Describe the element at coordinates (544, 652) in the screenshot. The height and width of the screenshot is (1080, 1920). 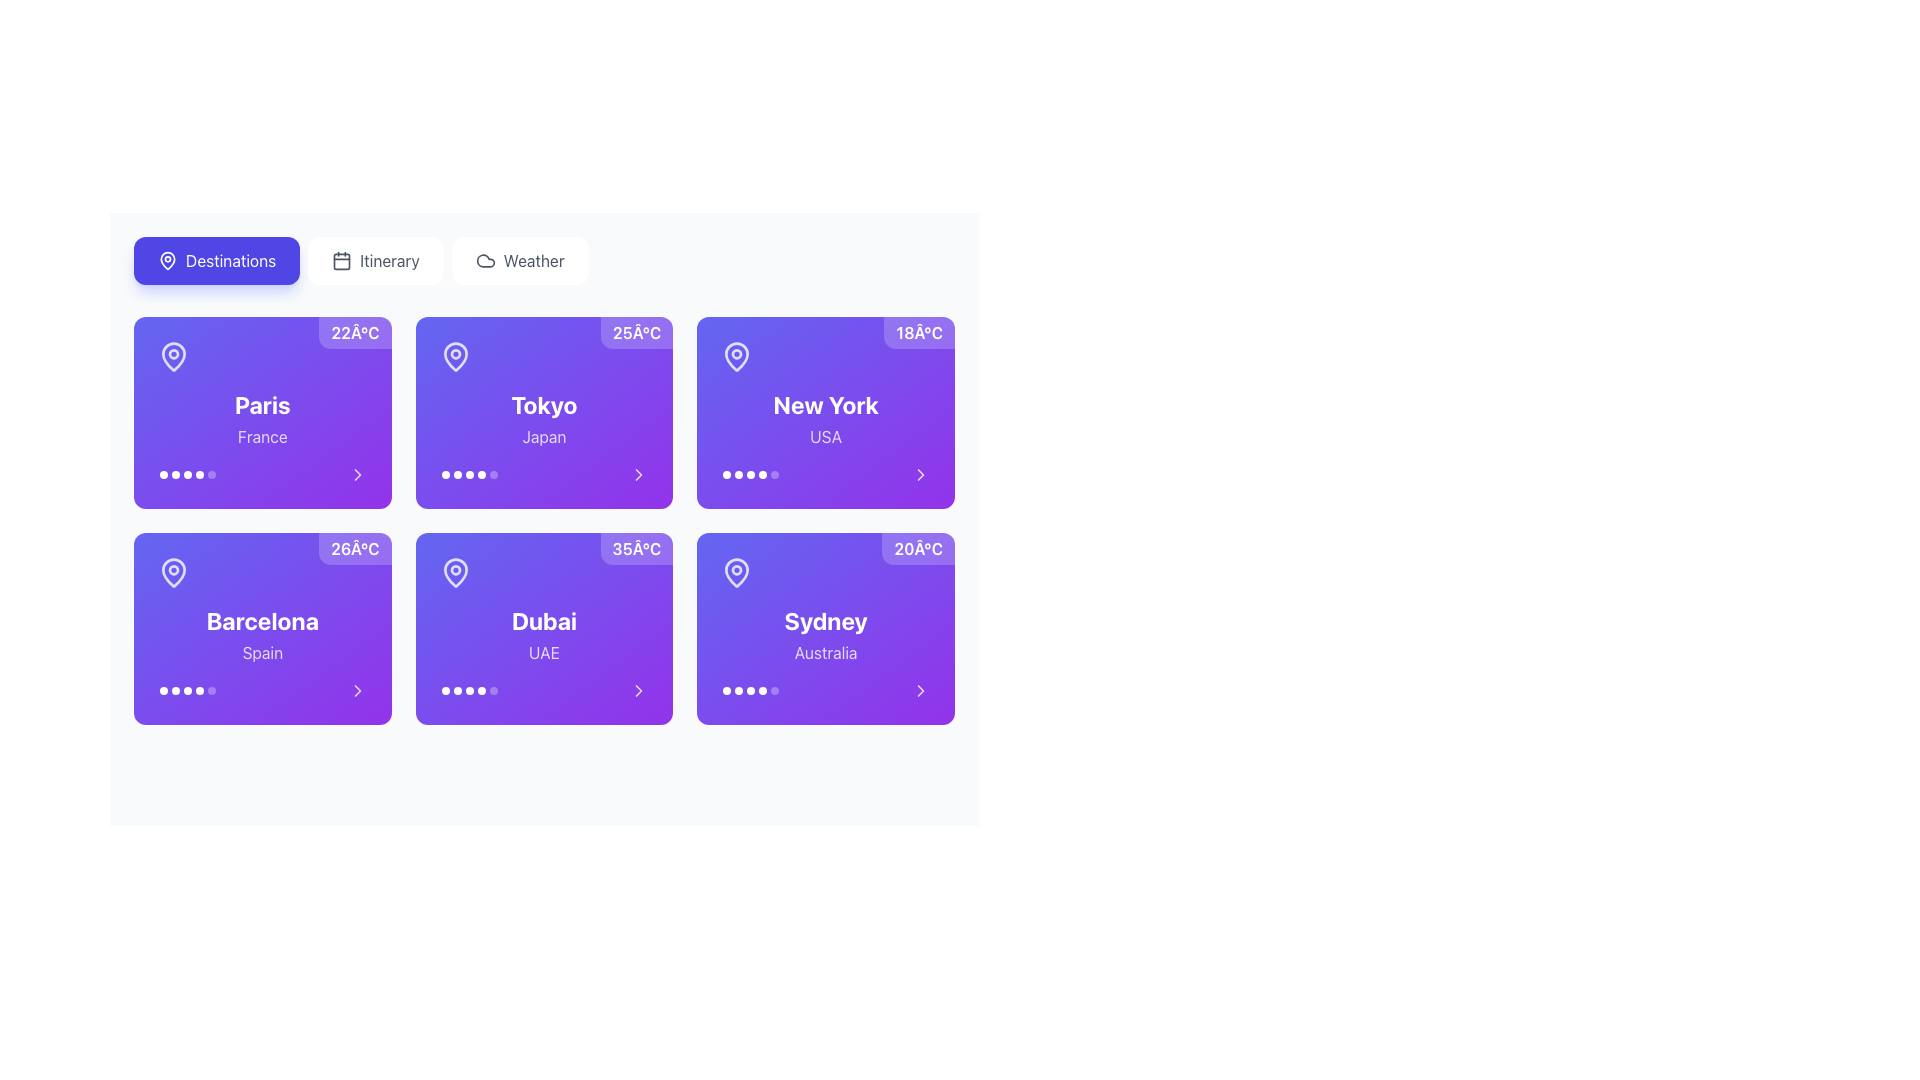
I see `the static text label indicating the country associated with the city 'Dubai' located in the fourth card of the second row in the grid layout` at that location.